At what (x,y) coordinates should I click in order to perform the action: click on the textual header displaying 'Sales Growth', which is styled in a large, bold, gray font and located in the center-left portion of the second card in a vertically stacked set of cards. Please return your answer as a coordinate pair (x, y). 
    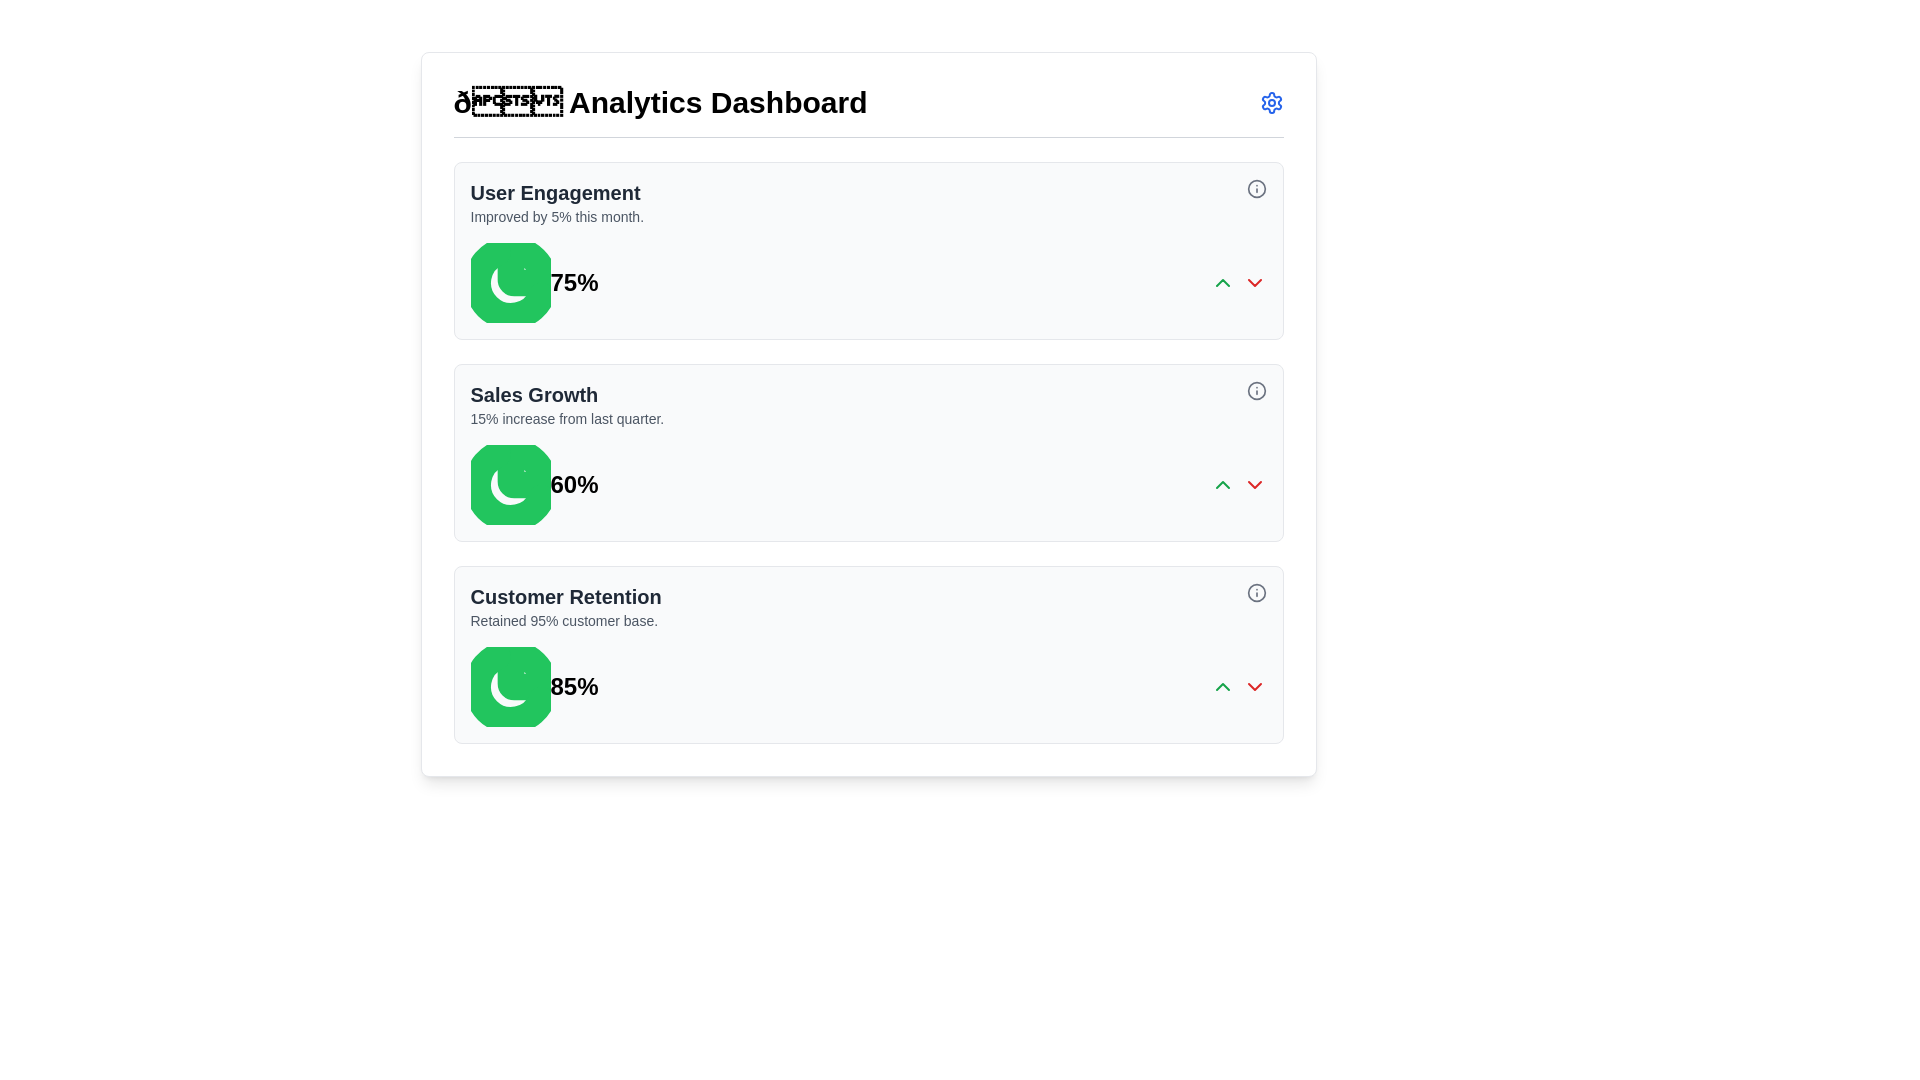
    Looking at the image, I should click on (534, 394).